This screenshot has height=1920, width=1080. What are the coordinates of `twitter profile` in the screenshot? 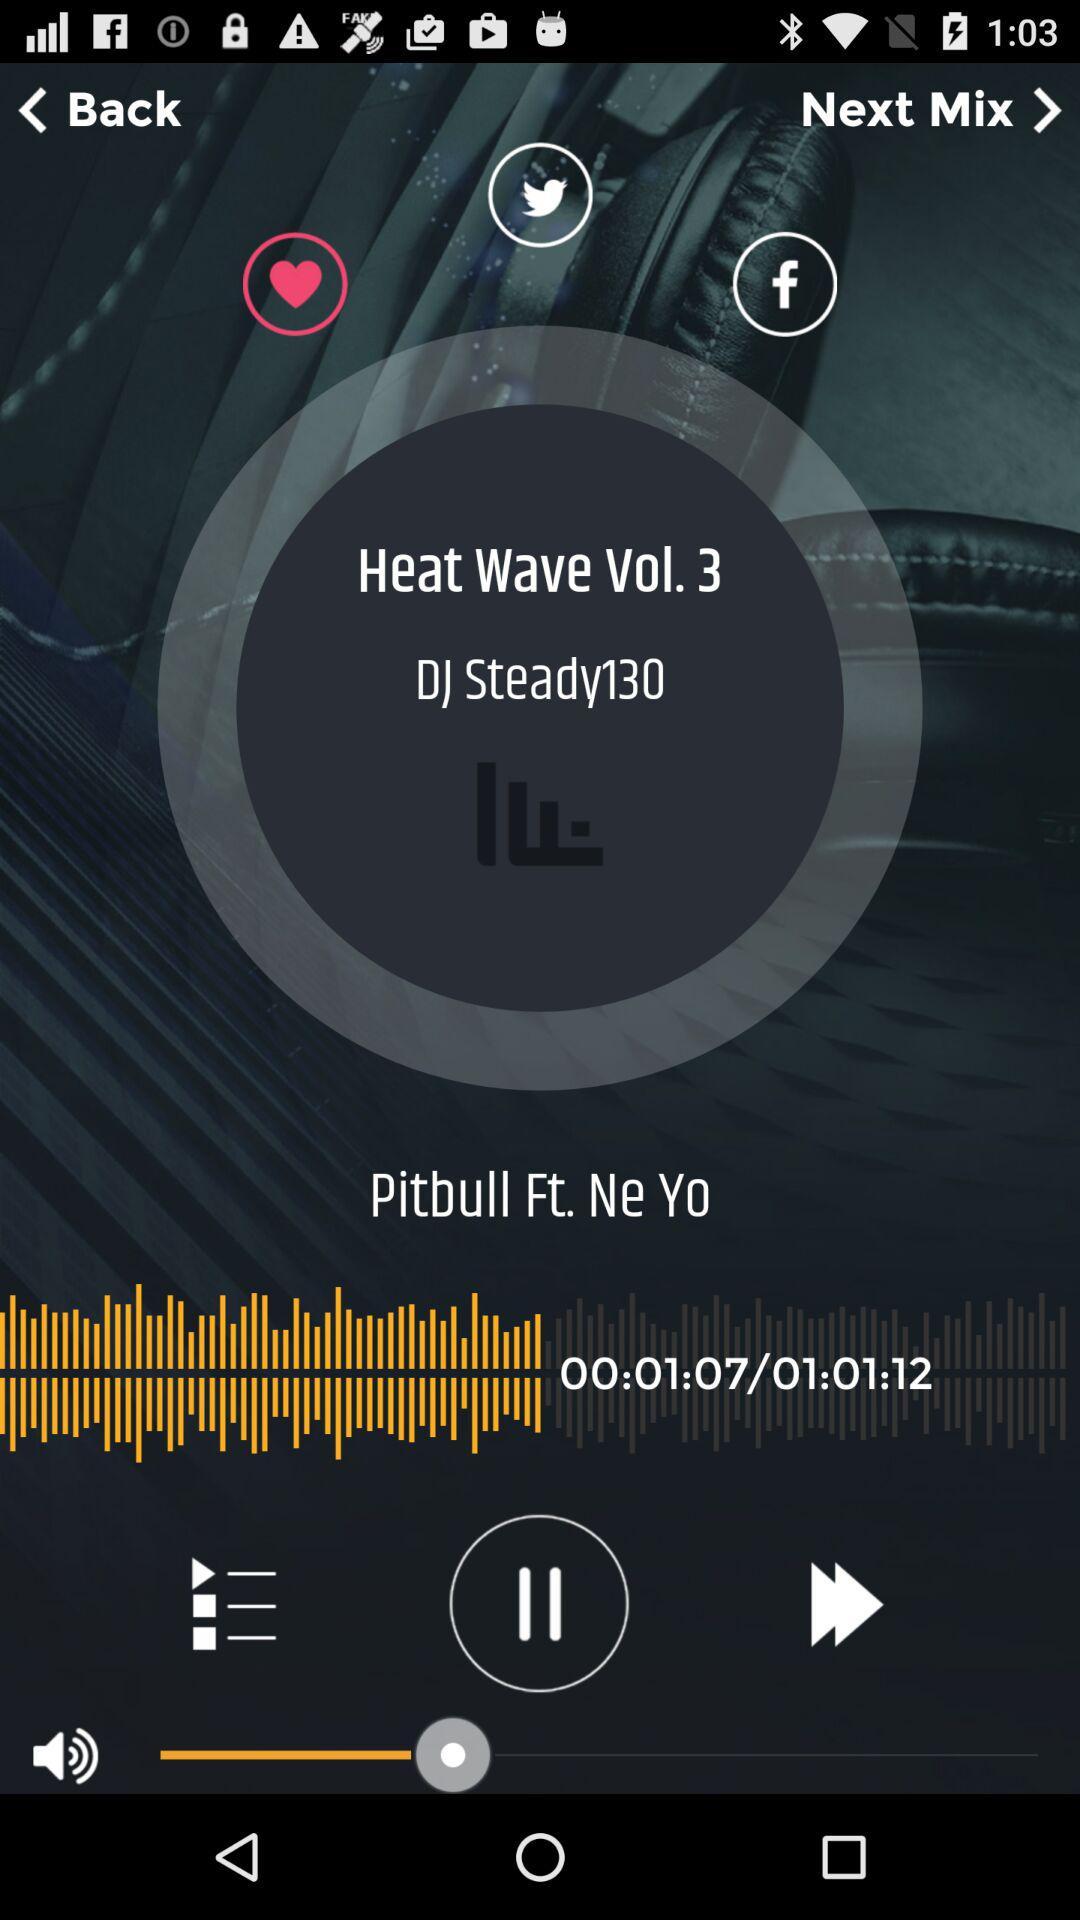 It's located at (540, 201).